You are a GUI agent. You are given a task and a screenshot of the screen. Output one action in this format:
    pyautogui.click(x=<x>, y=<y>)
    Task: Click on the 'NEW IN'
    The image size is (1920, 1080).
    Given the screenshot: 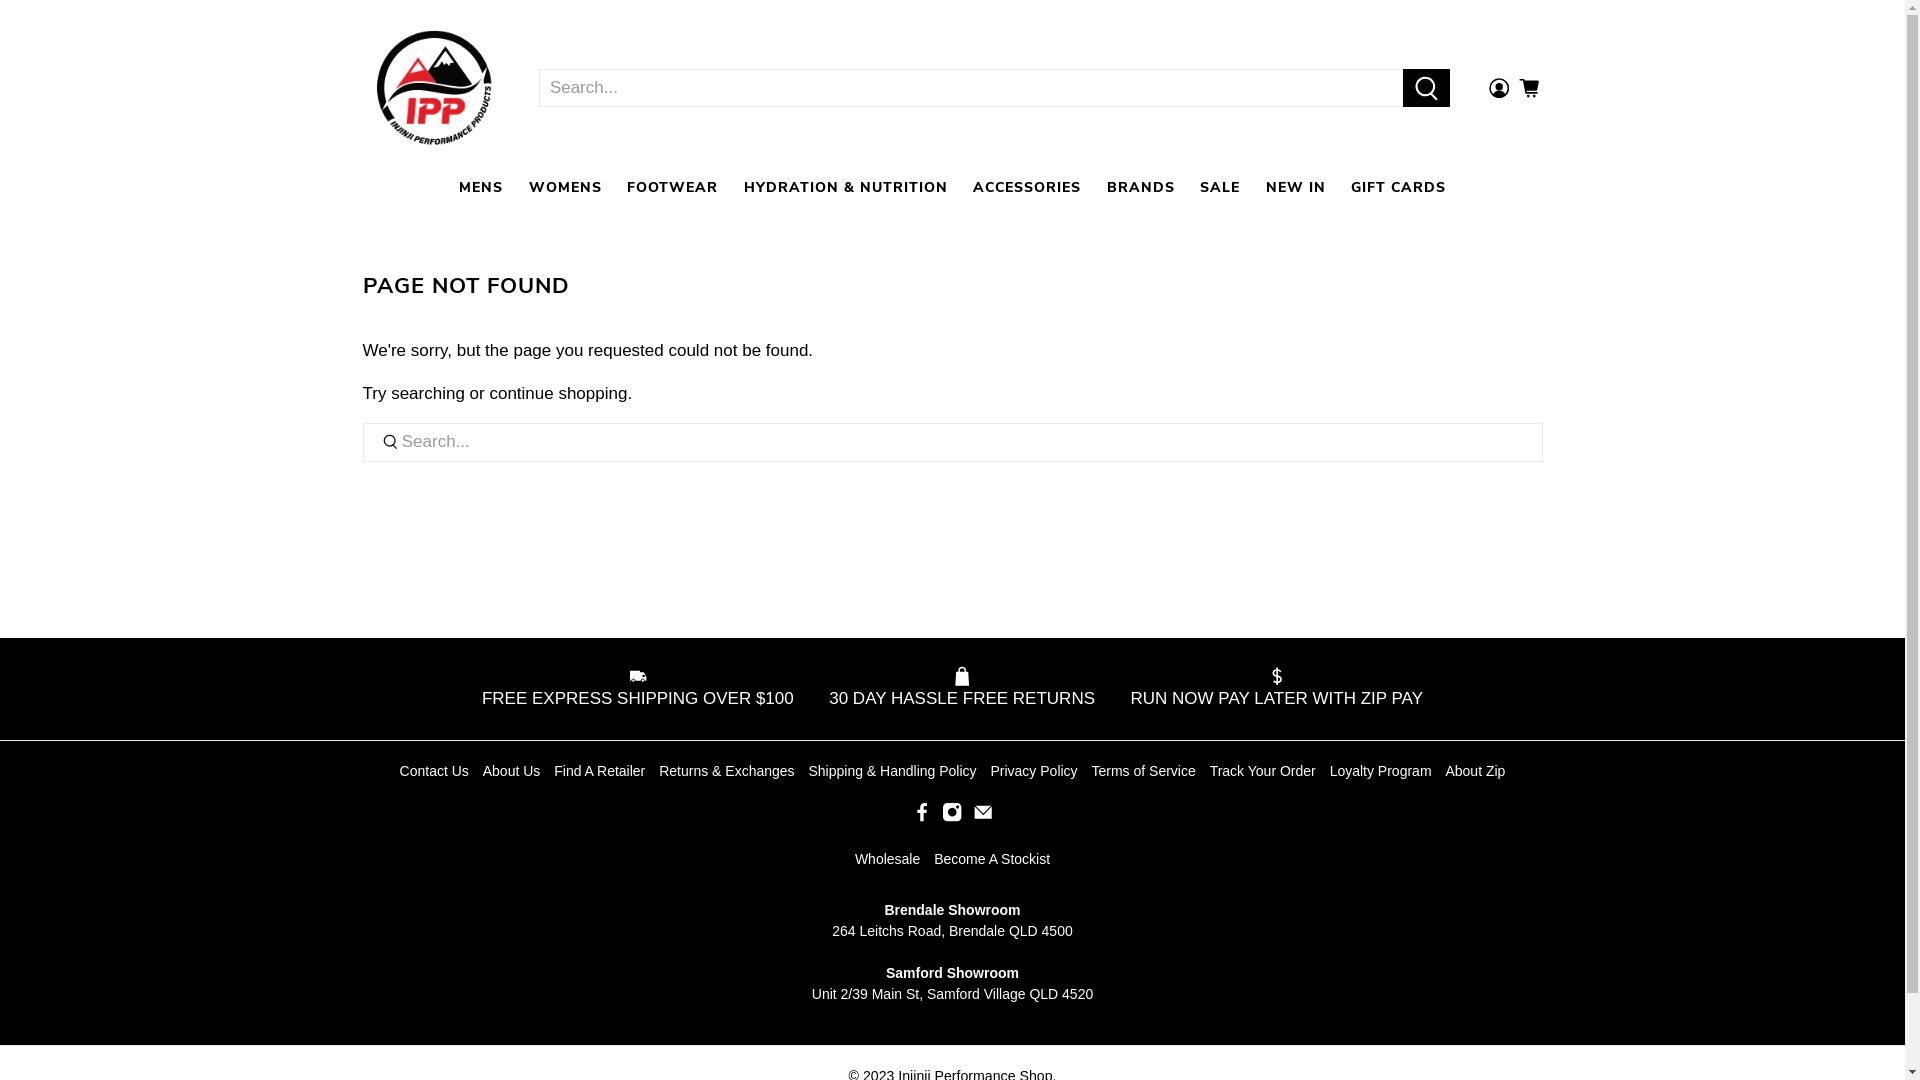 What is the action you would take?
    pyautogui.click(x=1251, y=187)
    